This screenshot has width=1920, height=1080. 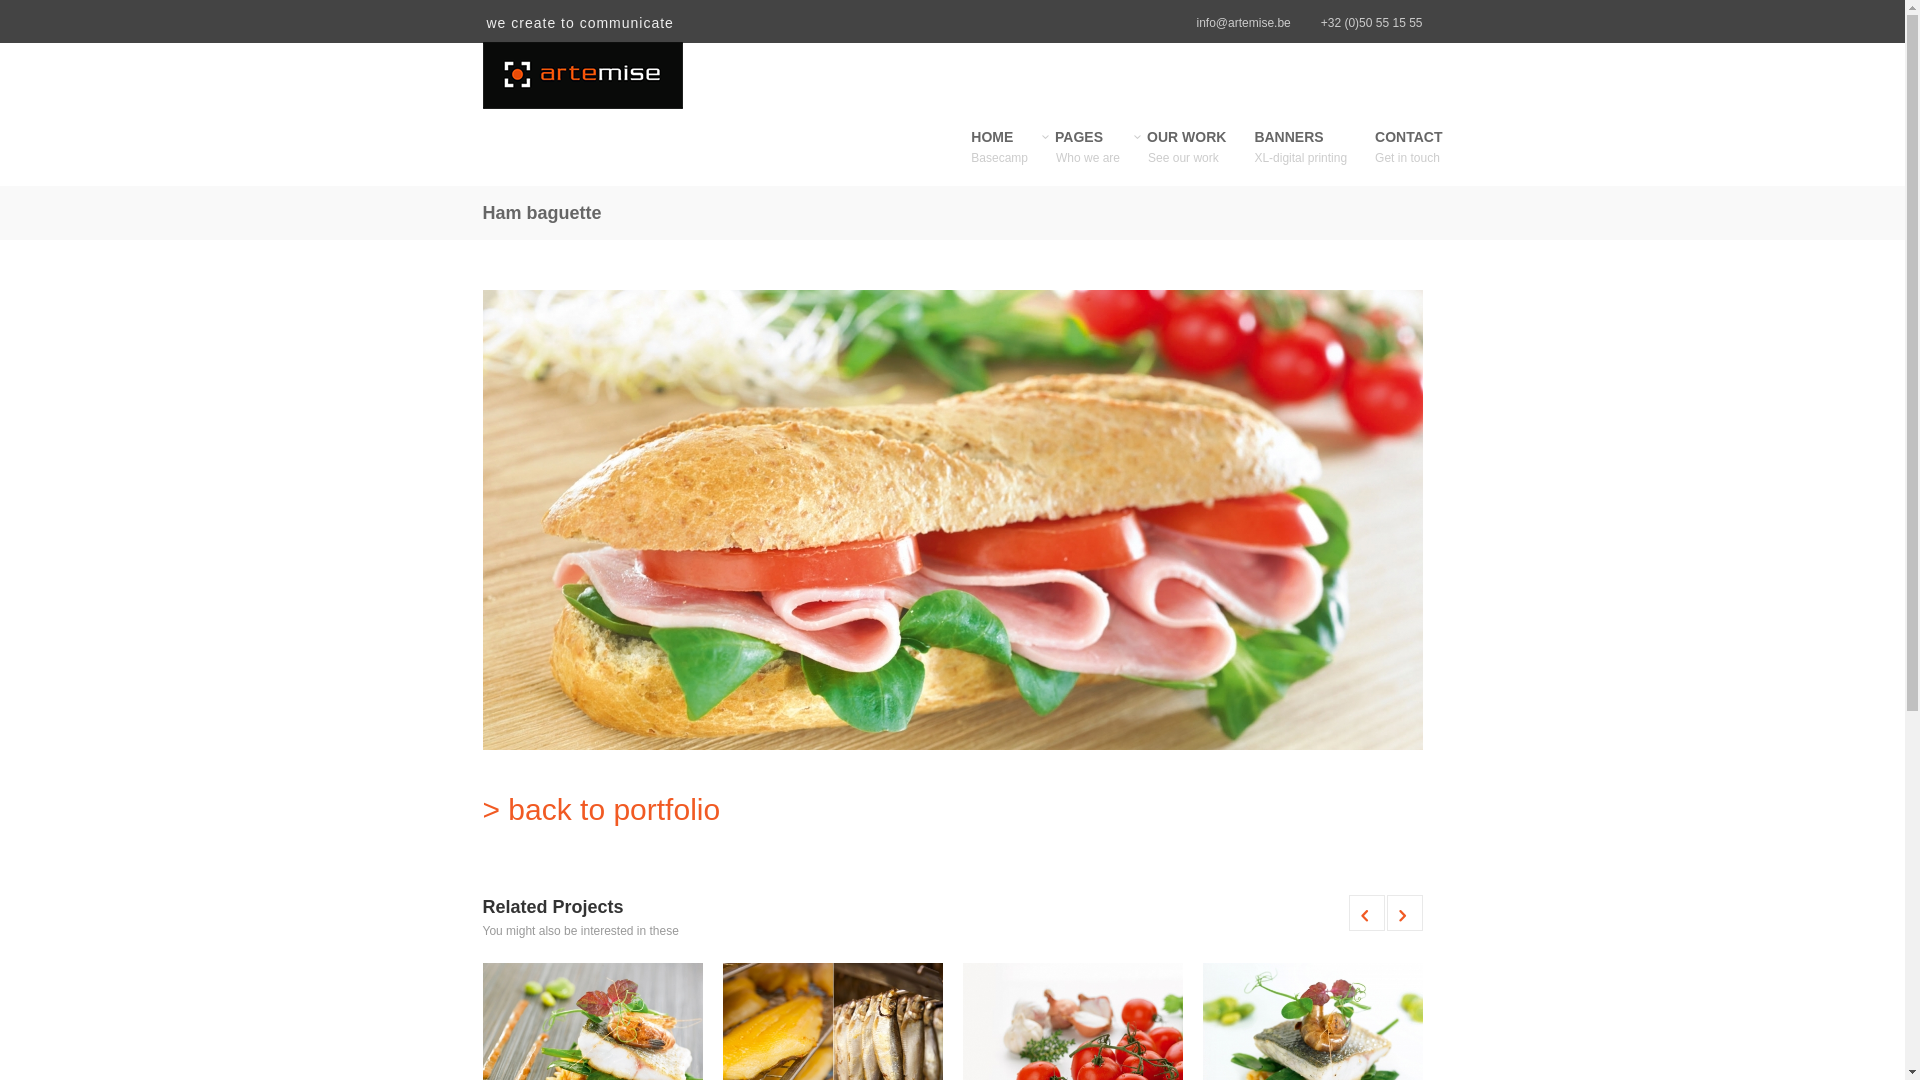 What do you see at coordinates (1371, 23) in the screenshot?
I see `'+32 (0)50 55 15 55'` at bounding box center [1371, 23].